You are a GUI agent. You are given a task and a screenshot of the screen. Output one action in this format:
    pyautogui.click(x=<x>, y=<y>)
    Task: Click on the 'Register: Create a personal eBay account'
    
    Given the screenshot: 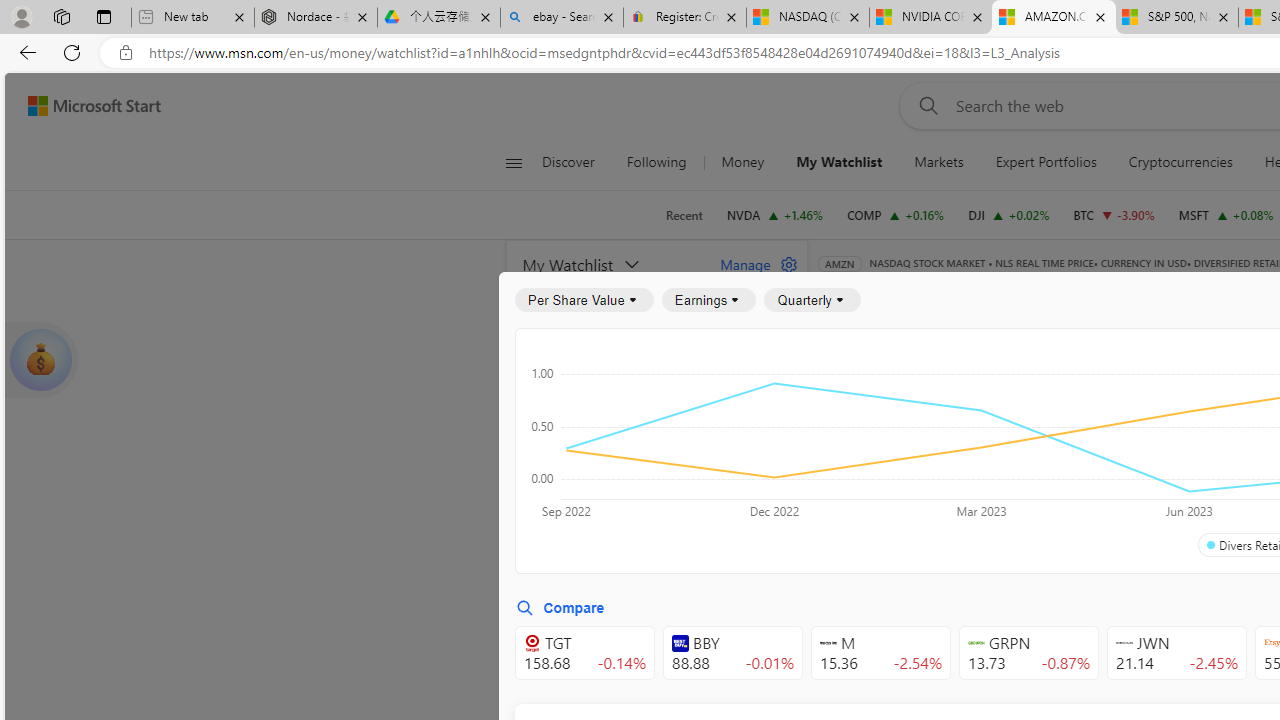 What is the action you would take?
    pyautogui.click(x=684, y=17)
    